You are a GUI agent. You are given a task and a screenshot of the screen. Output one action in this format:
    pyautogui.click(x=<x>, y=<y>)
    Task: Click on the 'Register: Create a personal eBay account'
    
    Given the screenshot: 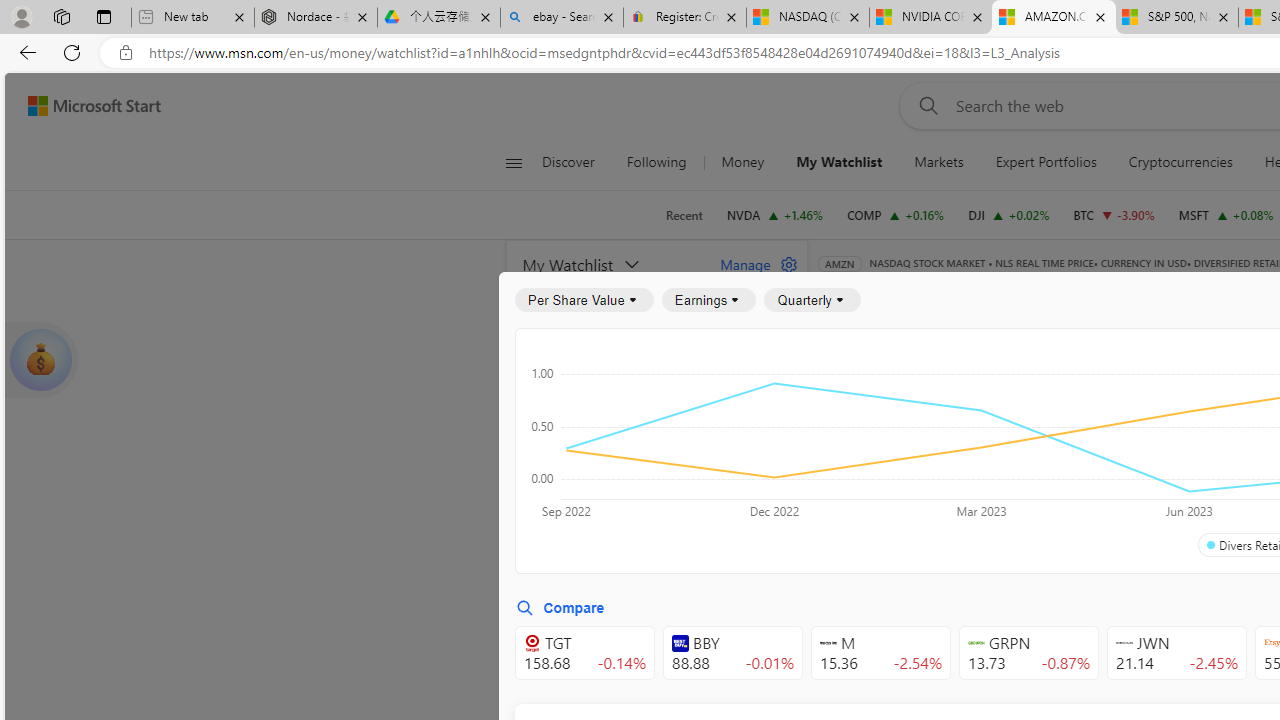 What is the action you would take?
    pyautogui.click(x=684, y=17)
    